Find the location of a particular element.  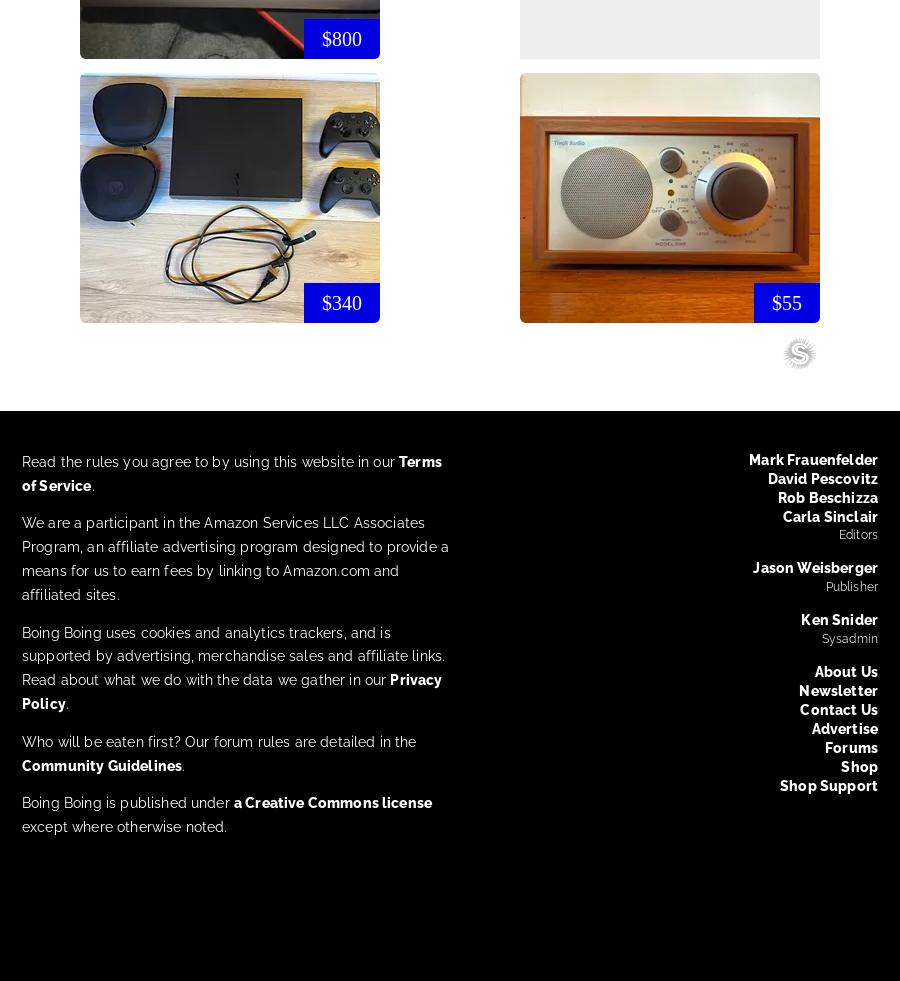

'Editors' is located at coordinates (857, 535).